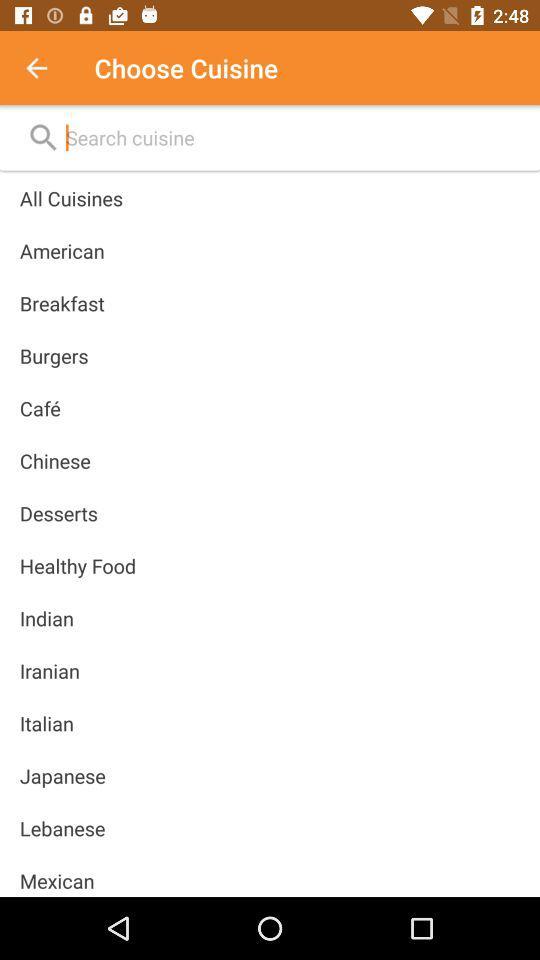 The image size is (540, 960). Describe the element at coordinates (62, 303) in the screenshot. I see `the icon above burgers item` at that location.